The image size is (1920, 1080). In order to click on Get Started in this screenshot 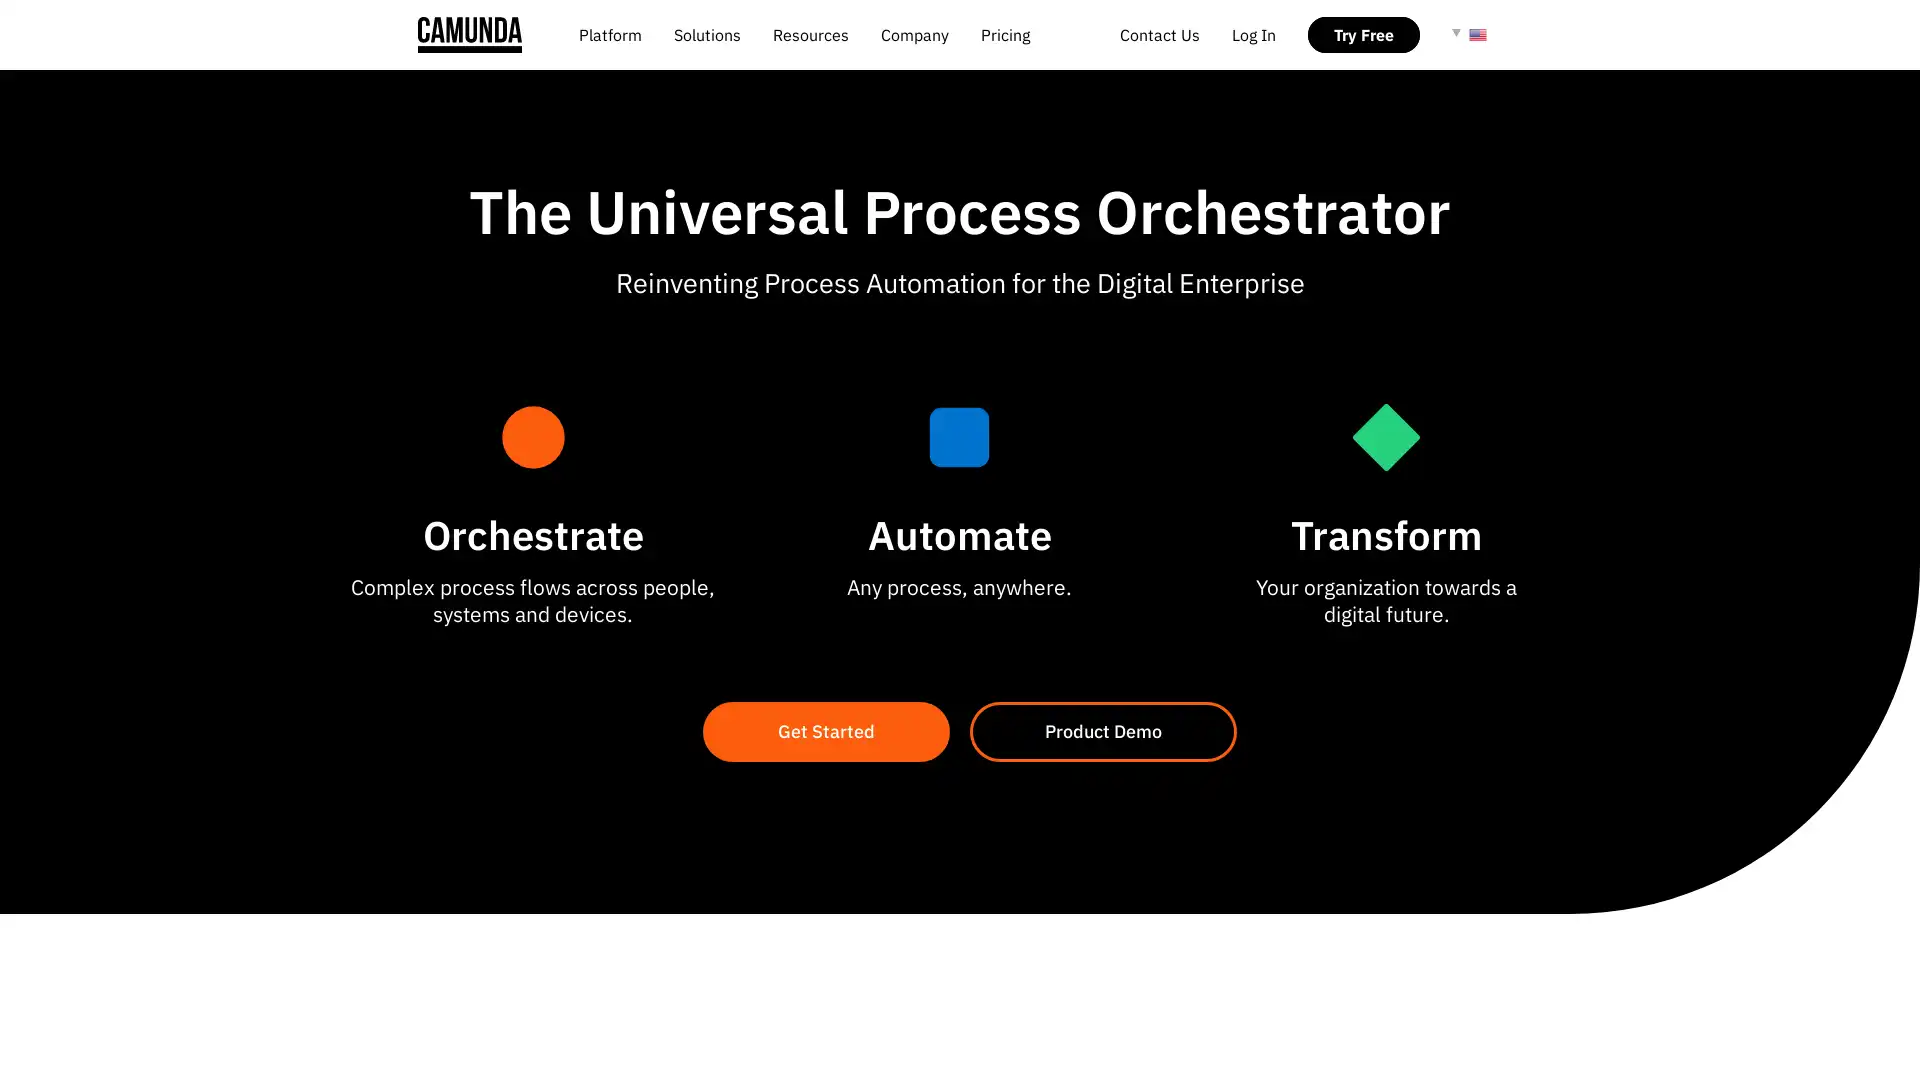, I will do `click(826, 732)`.